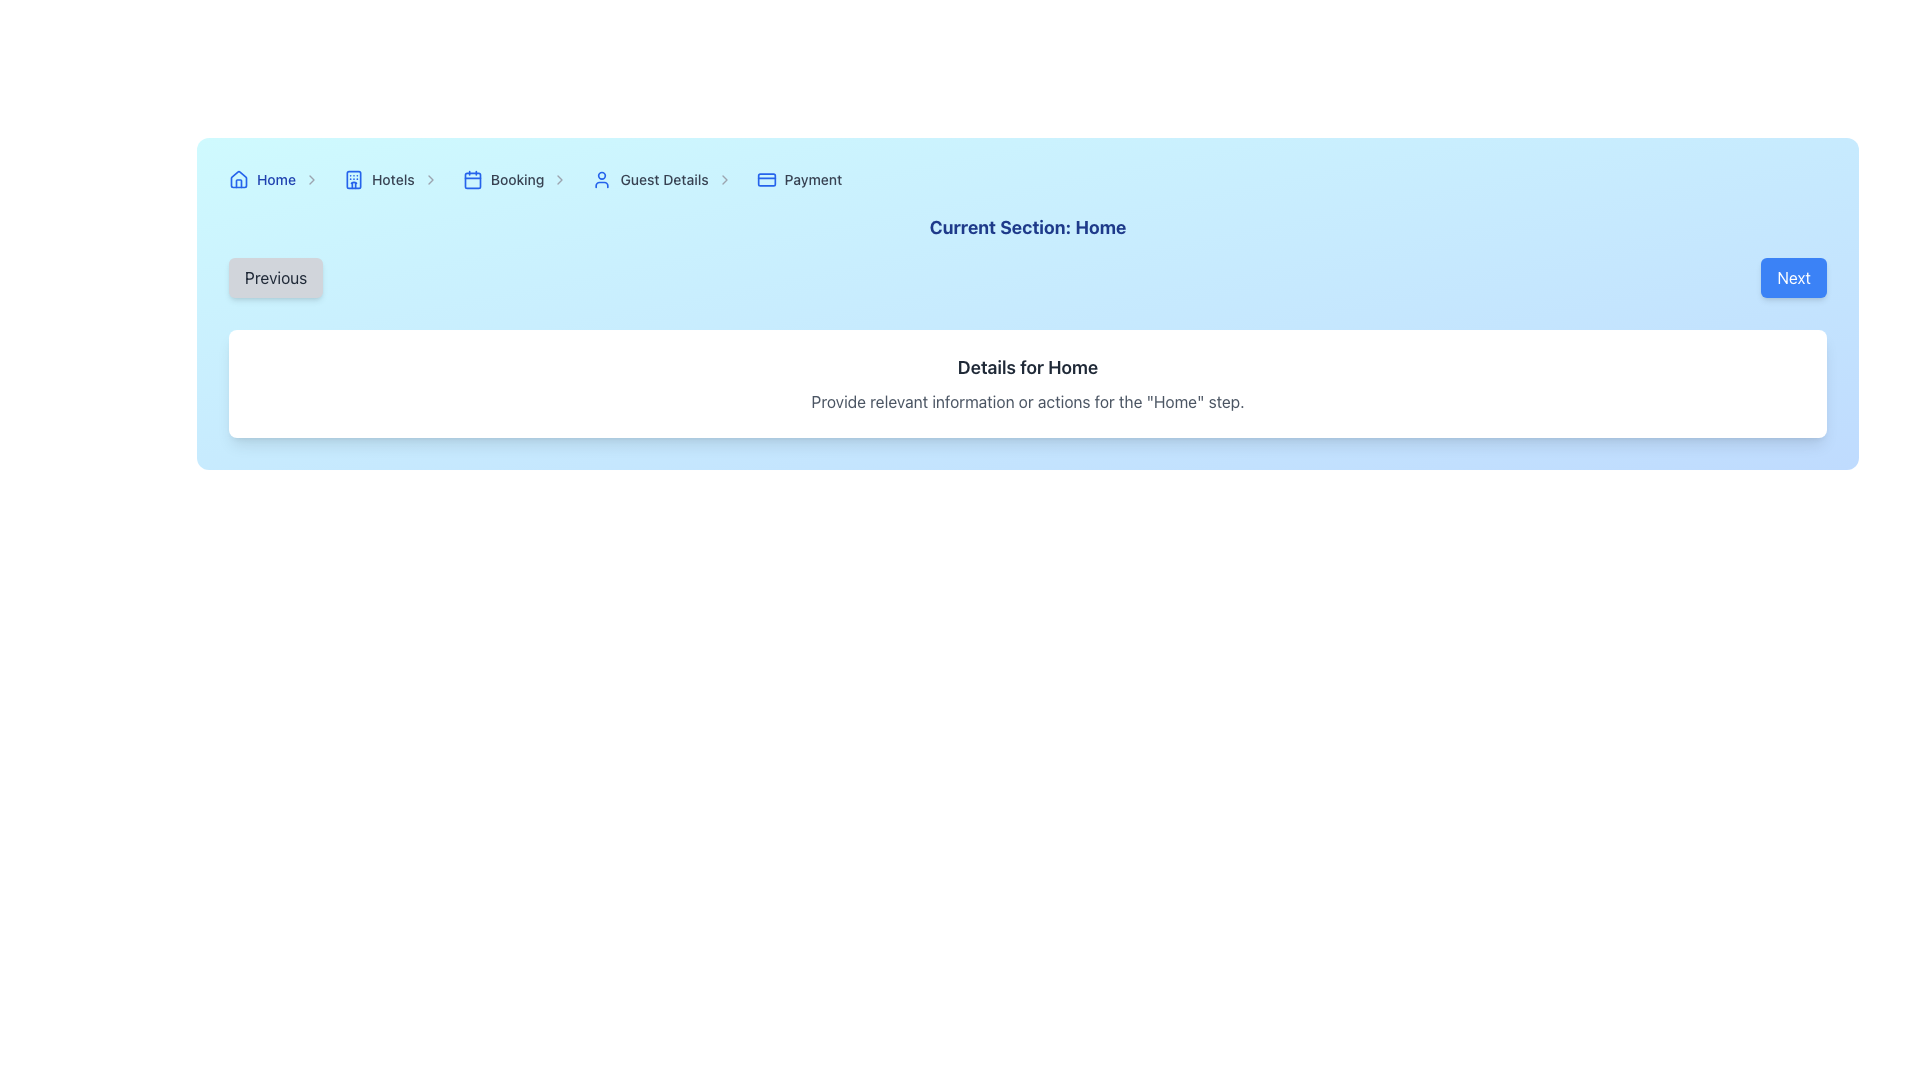 The image size is (1920, 1080). Describe the element at coordinates (471, 180) in the screenshot. I see `the visual representation of the 'Booking' breadcrumb icon, which is located within the breadcrumb navigation bar between 'Hotels' and 'Guest Details'` at that location.